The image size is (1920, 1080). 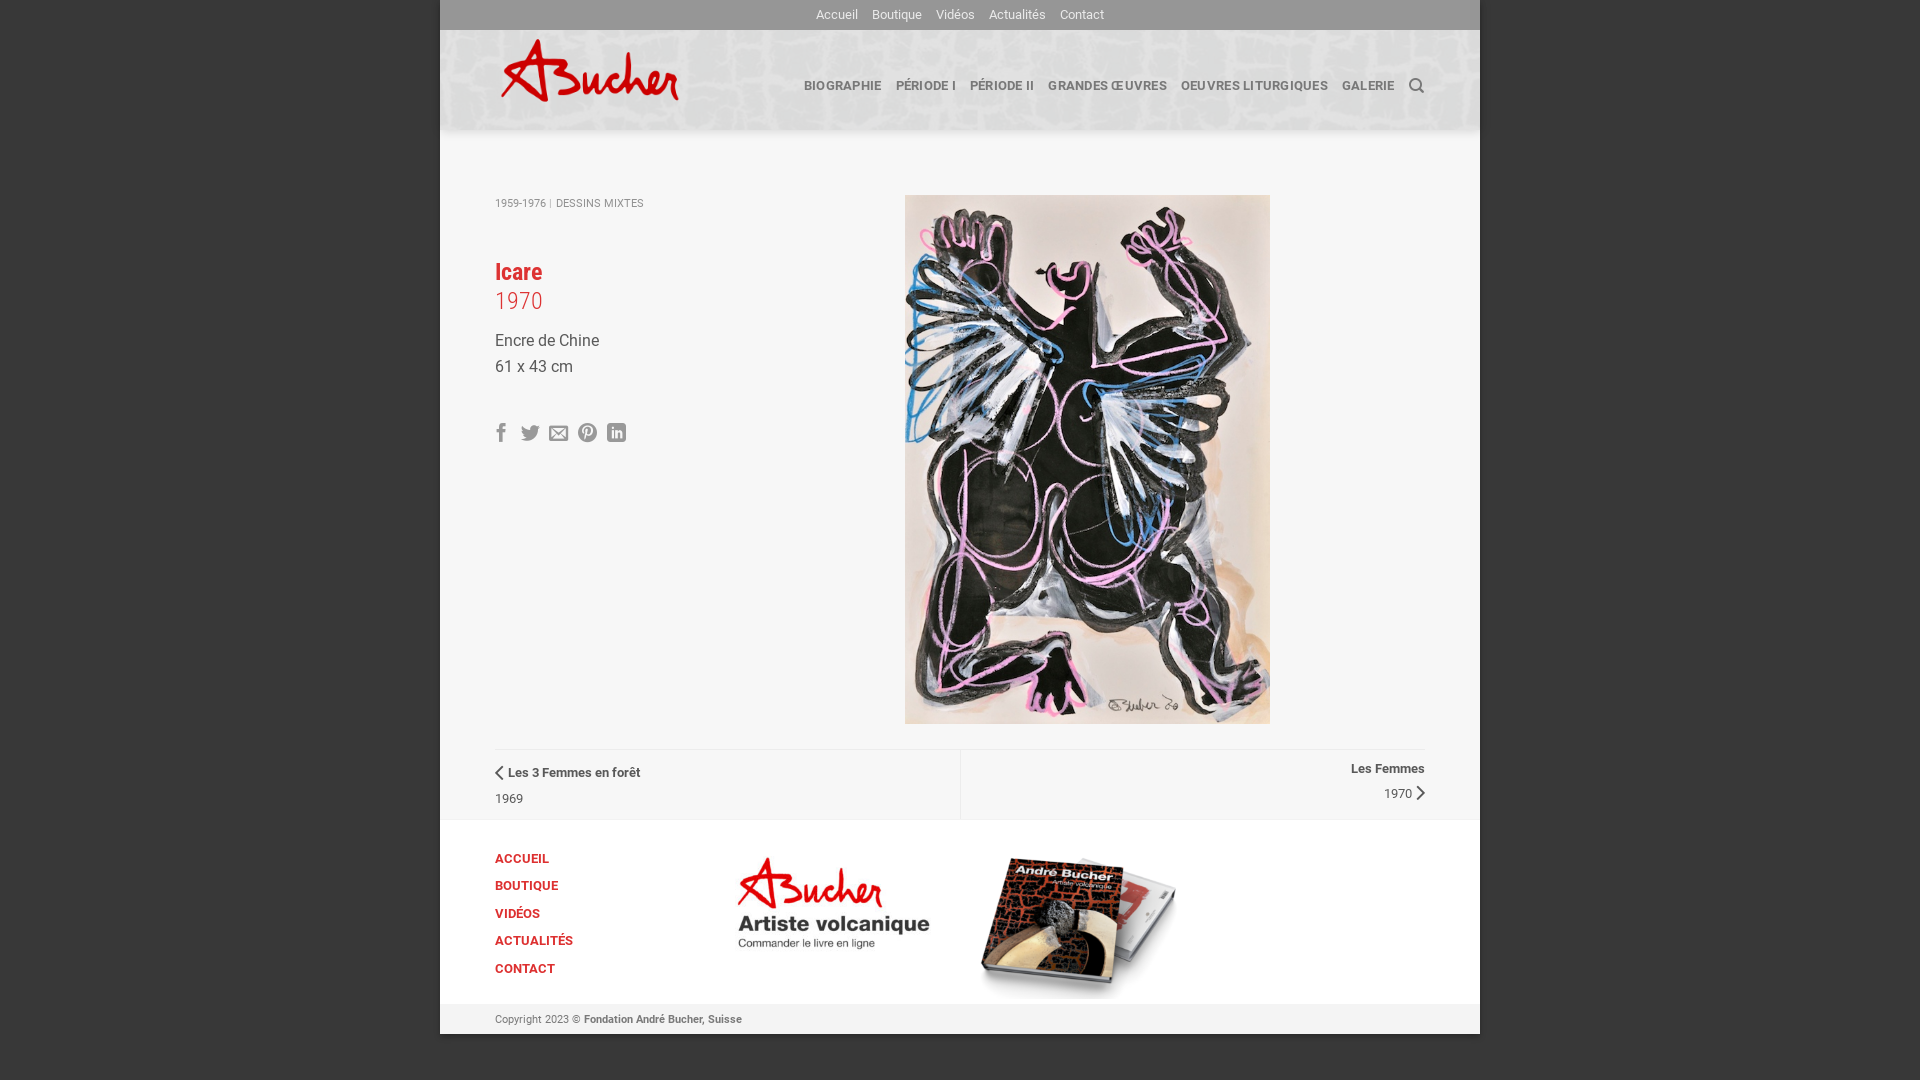 What do you see at coordinates (1080, 15) in the screenshot?
I see `'Contact'` at bounding box center [1080, 15].